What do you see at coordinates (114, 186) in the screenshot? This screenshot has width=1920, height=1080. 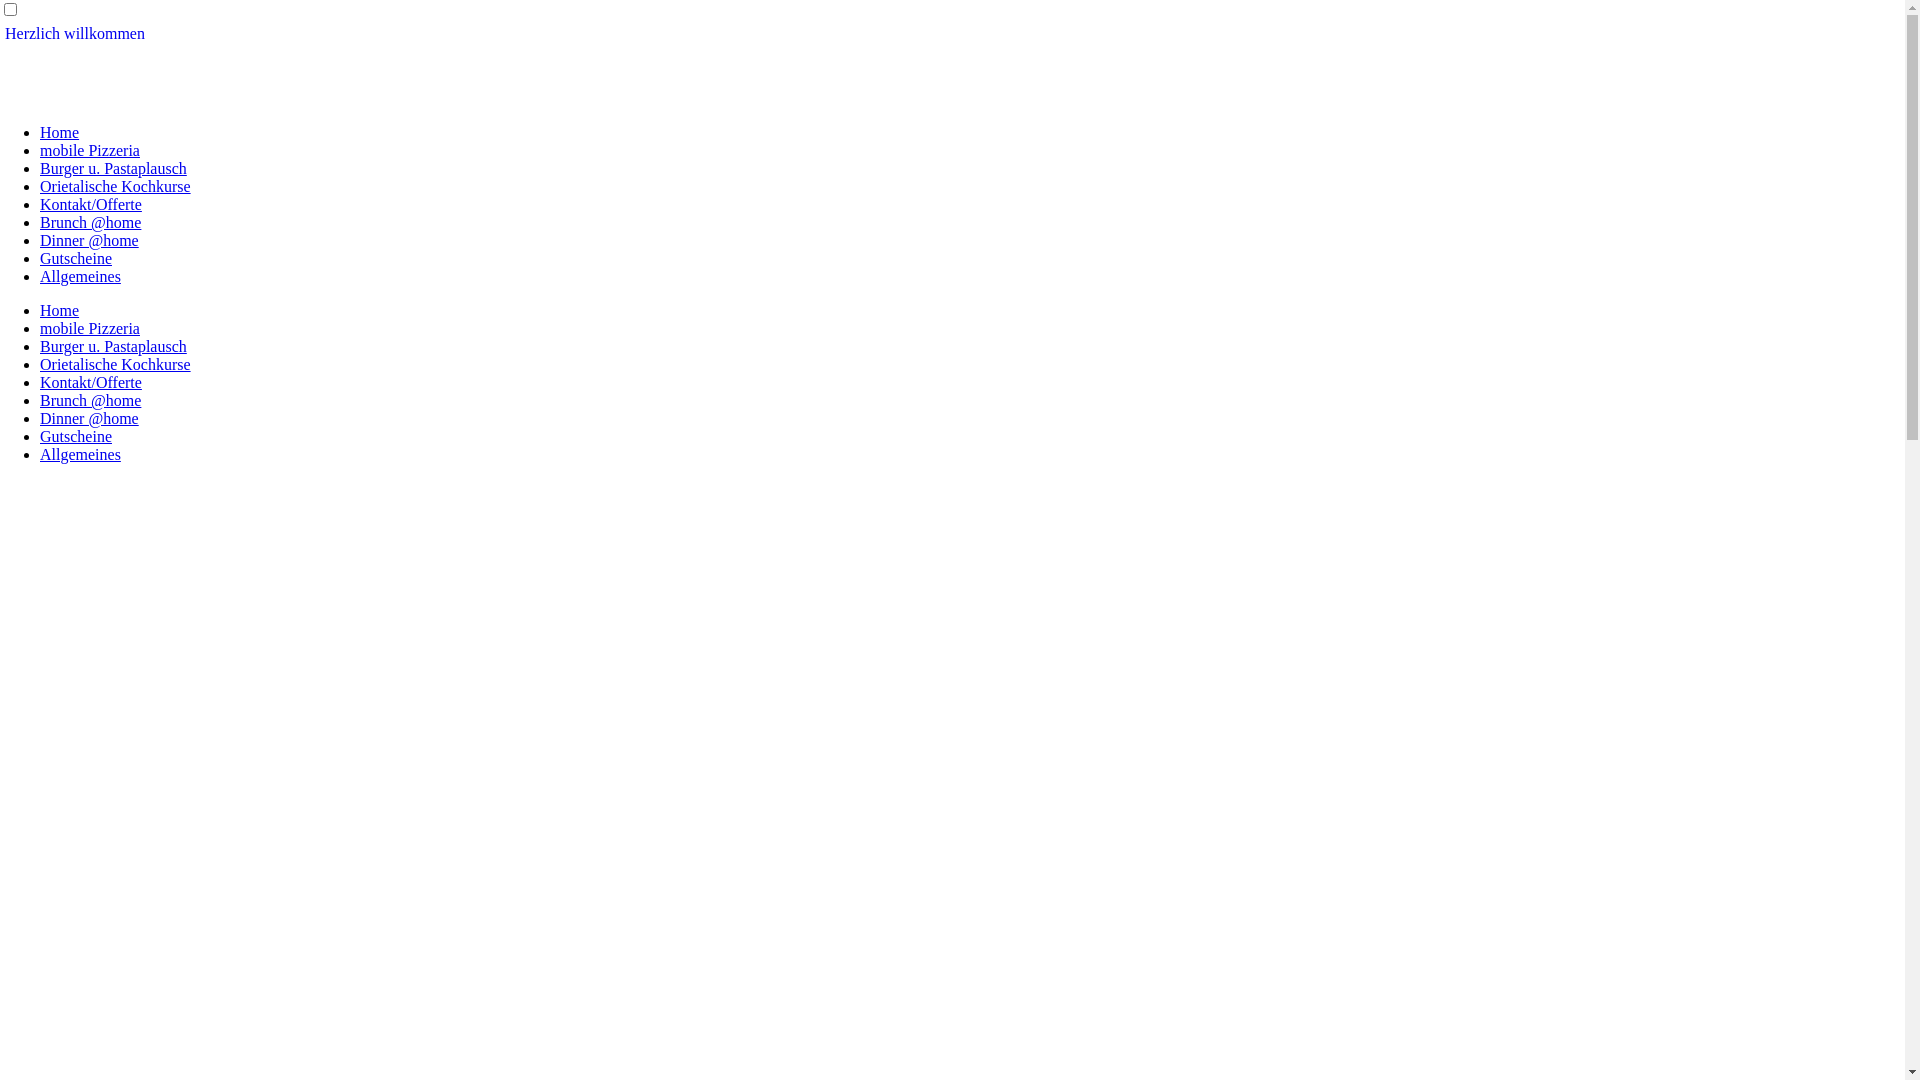 I see `'Orietalische Kochkurse'` at bounding box center [114, 186].